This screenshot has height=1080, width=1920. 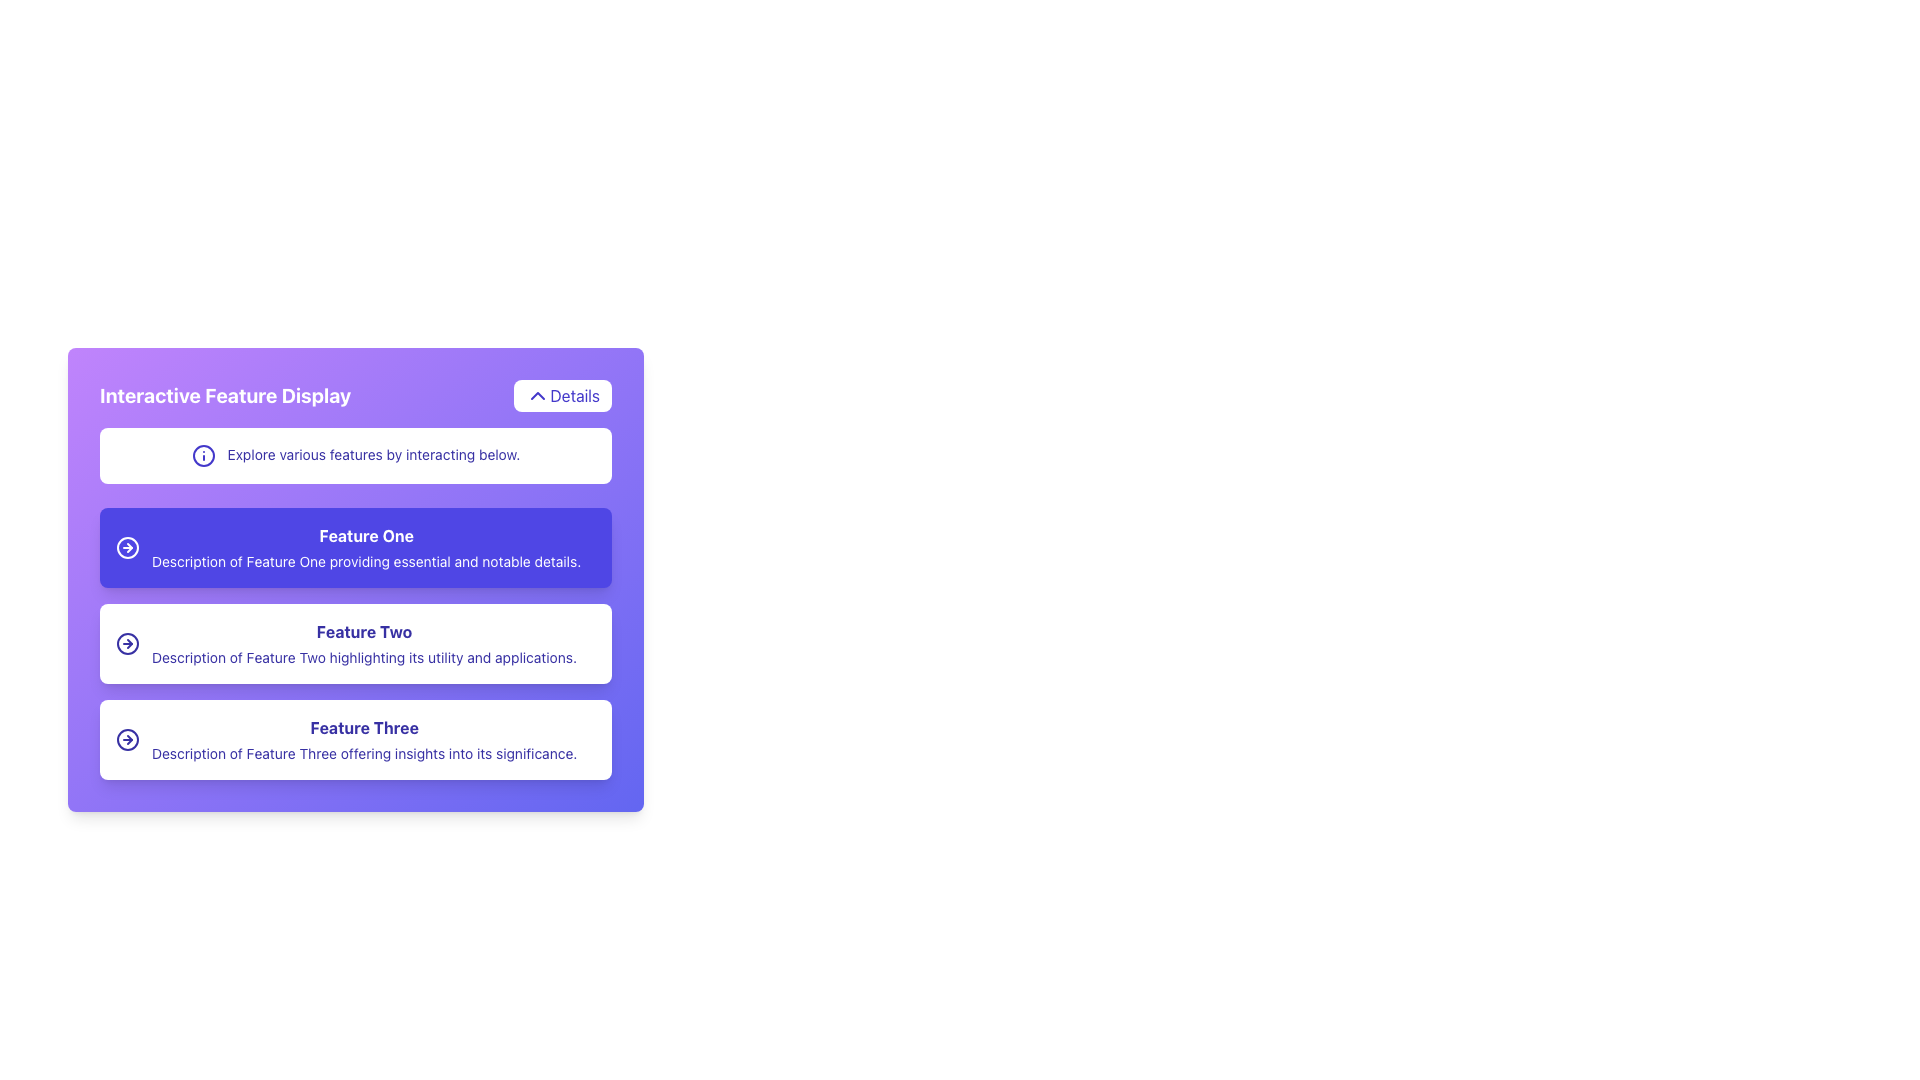 I want to click on the indigo circular icon with a vertical line and a dot above it, which is located to the left of the text 'Explore various features by interacting below.', so click(x=203, y=455).